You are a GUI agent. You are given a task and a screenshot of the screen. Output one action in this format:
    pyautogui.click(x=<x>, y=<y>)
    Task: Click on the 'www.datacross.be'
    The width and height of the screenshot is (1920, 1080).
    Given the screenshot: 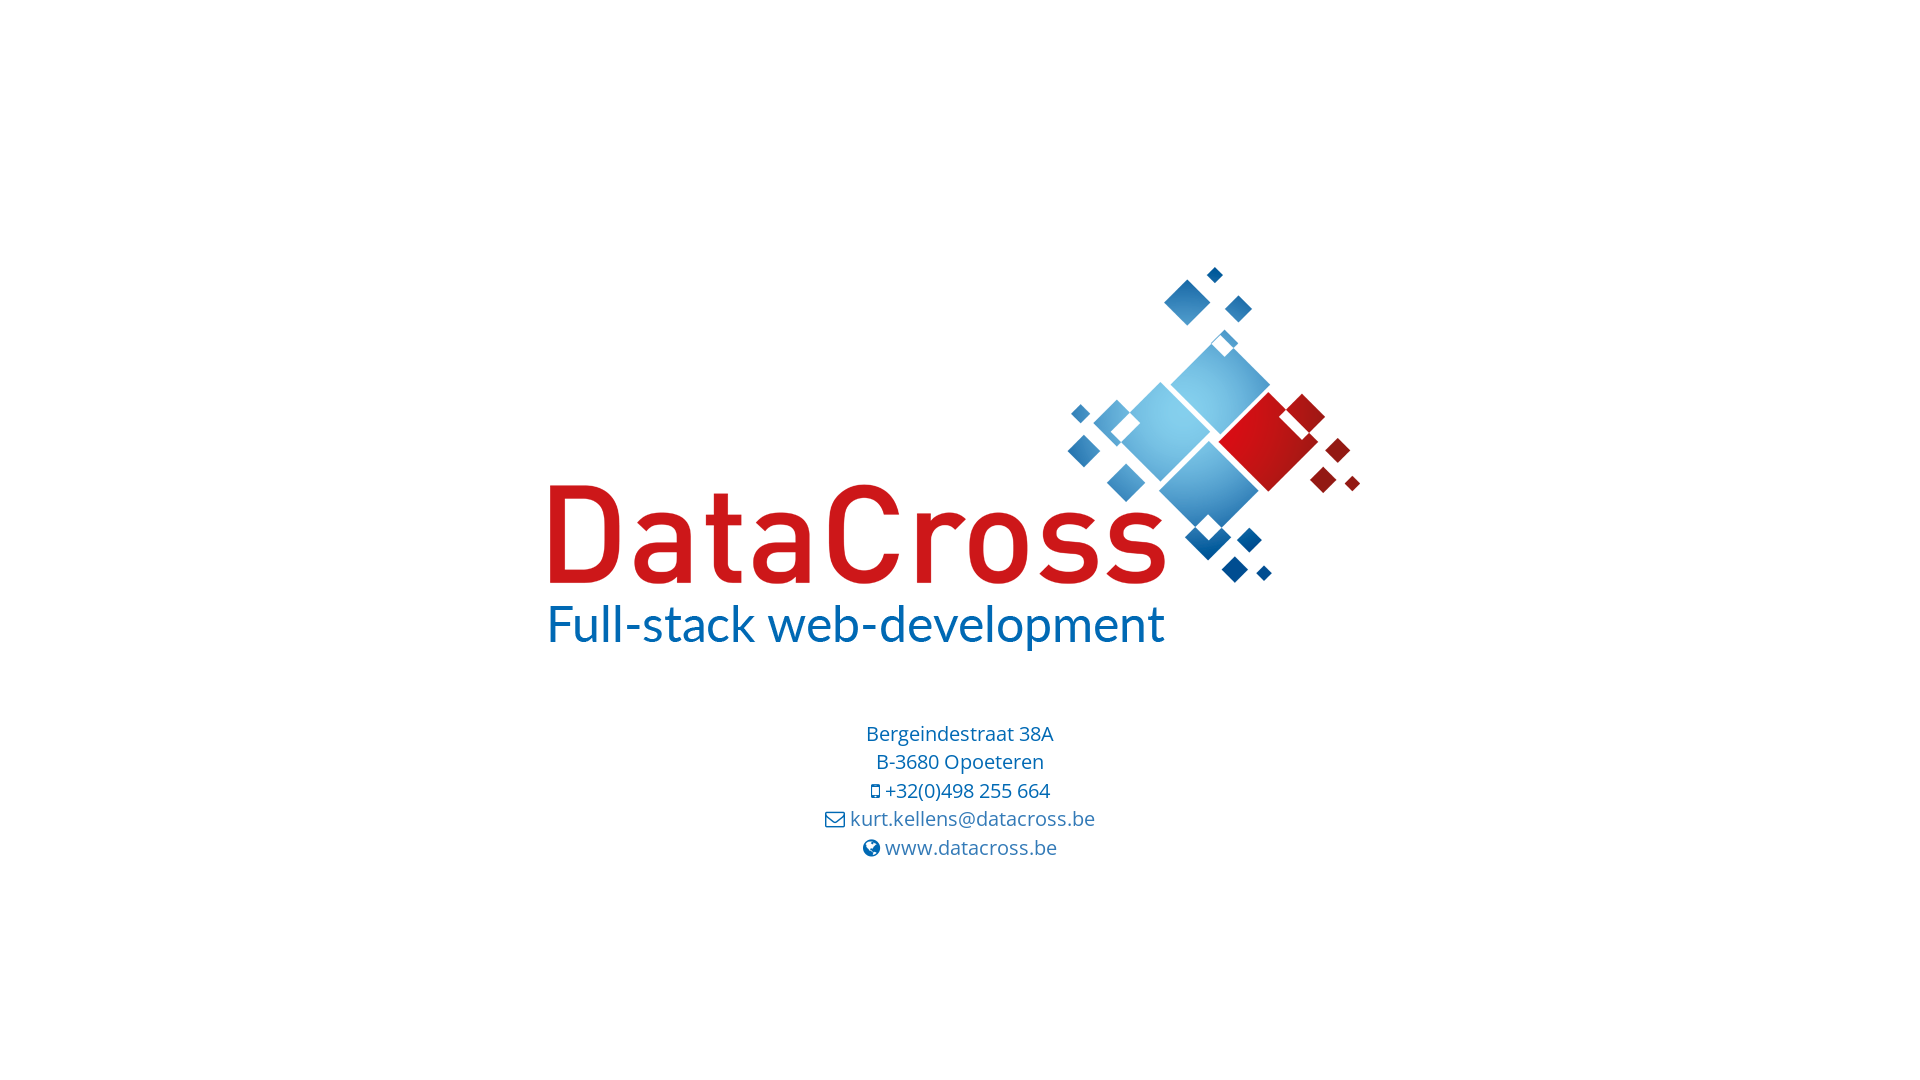 What is the action you would take?
    pyautogui.click(x=970, y=847)
    